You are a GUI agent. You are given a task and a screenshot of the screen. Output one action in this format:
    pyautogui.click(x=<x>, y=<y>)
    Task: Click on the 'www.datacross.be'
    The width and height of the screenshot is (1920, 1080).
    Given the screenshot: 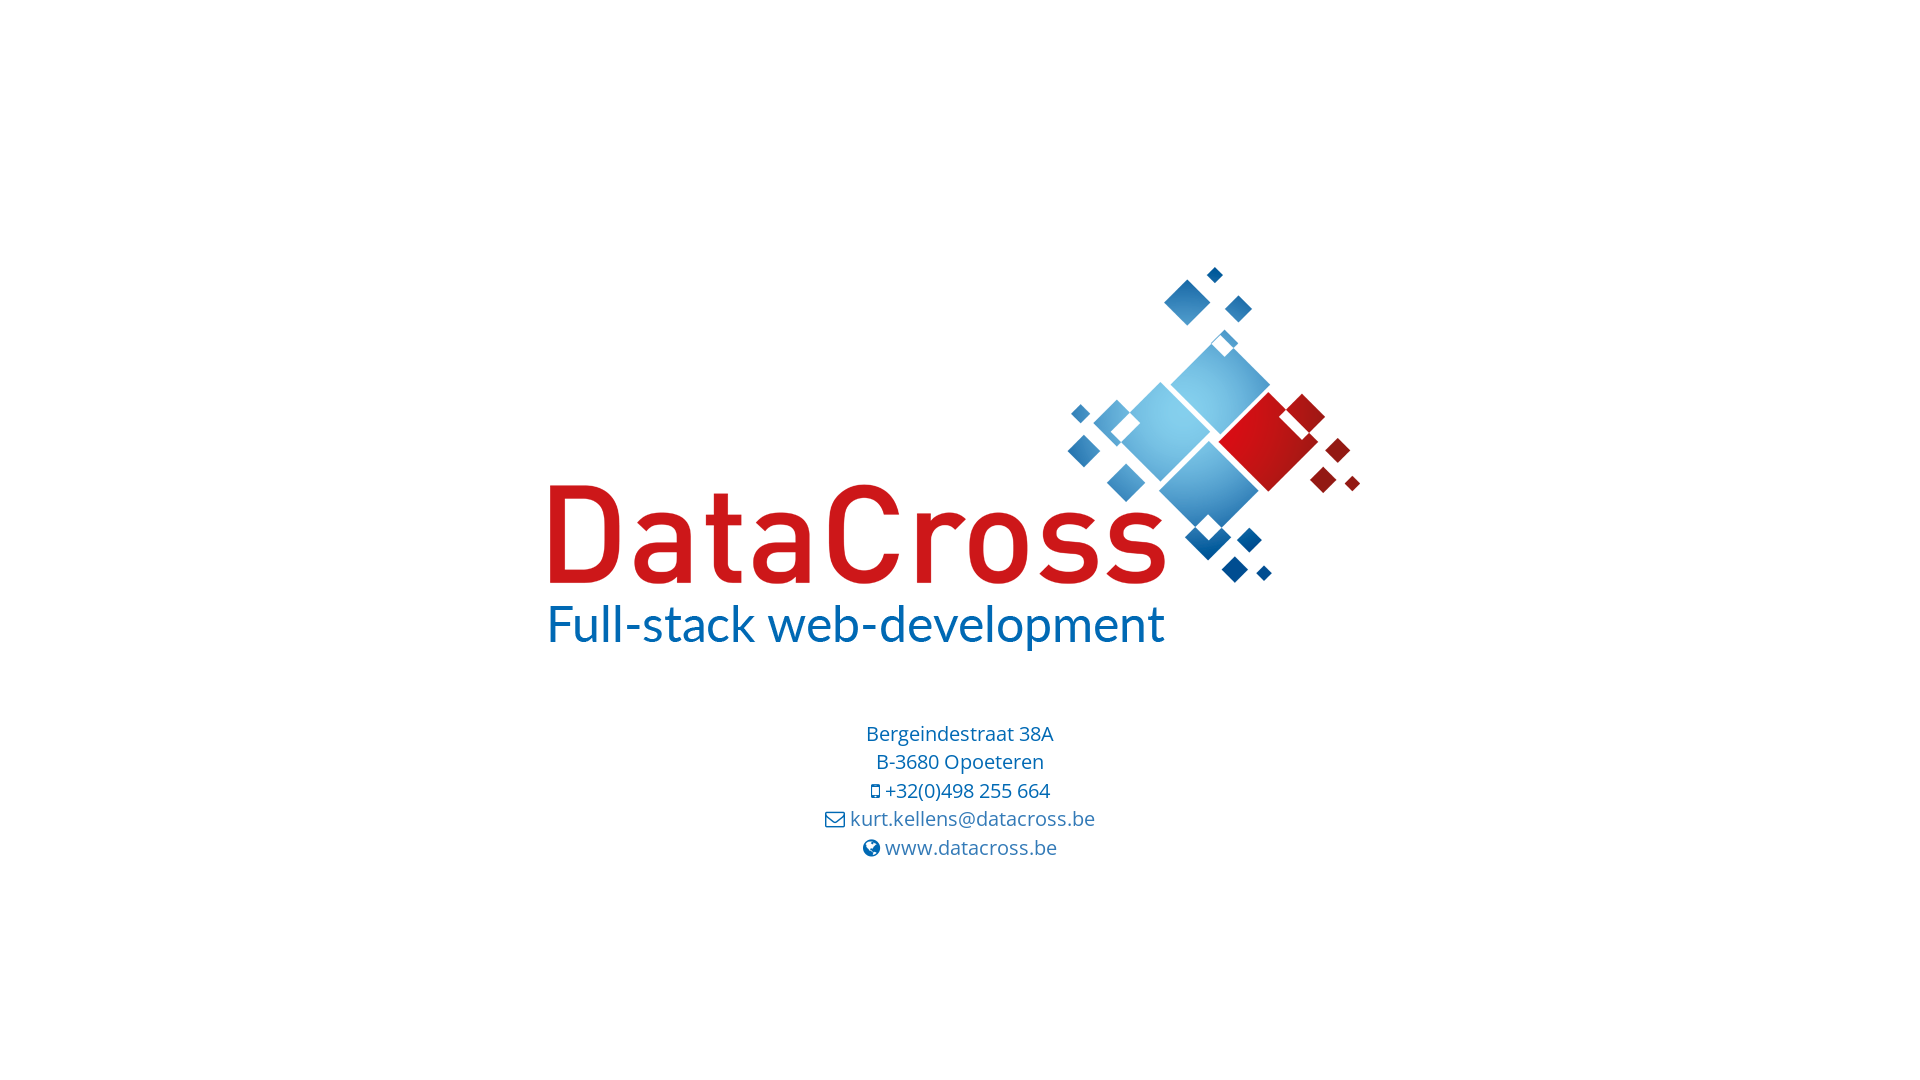 What is the action you would take?
    pyautogui.click(x=970, y=847)
    